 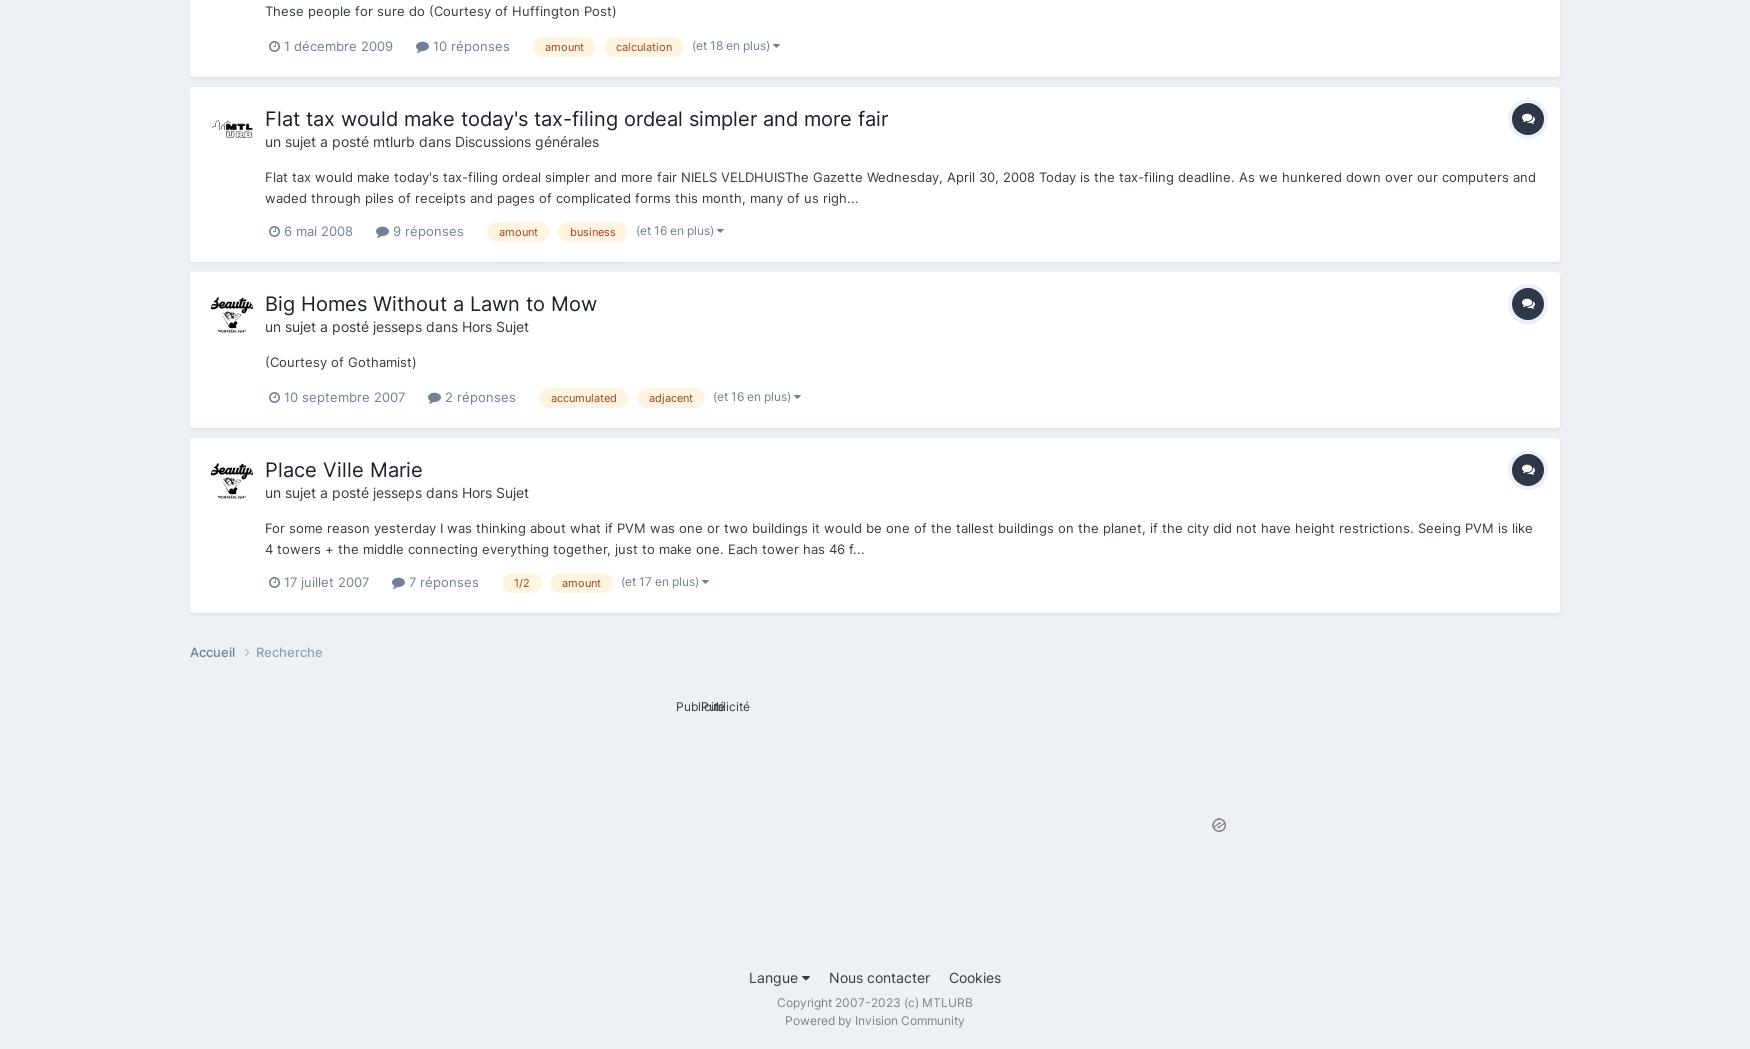 What do you see at coordinates (878, 976) in the screenshot?
I see `'Nous contacter'` at bounding box center [878, 976].